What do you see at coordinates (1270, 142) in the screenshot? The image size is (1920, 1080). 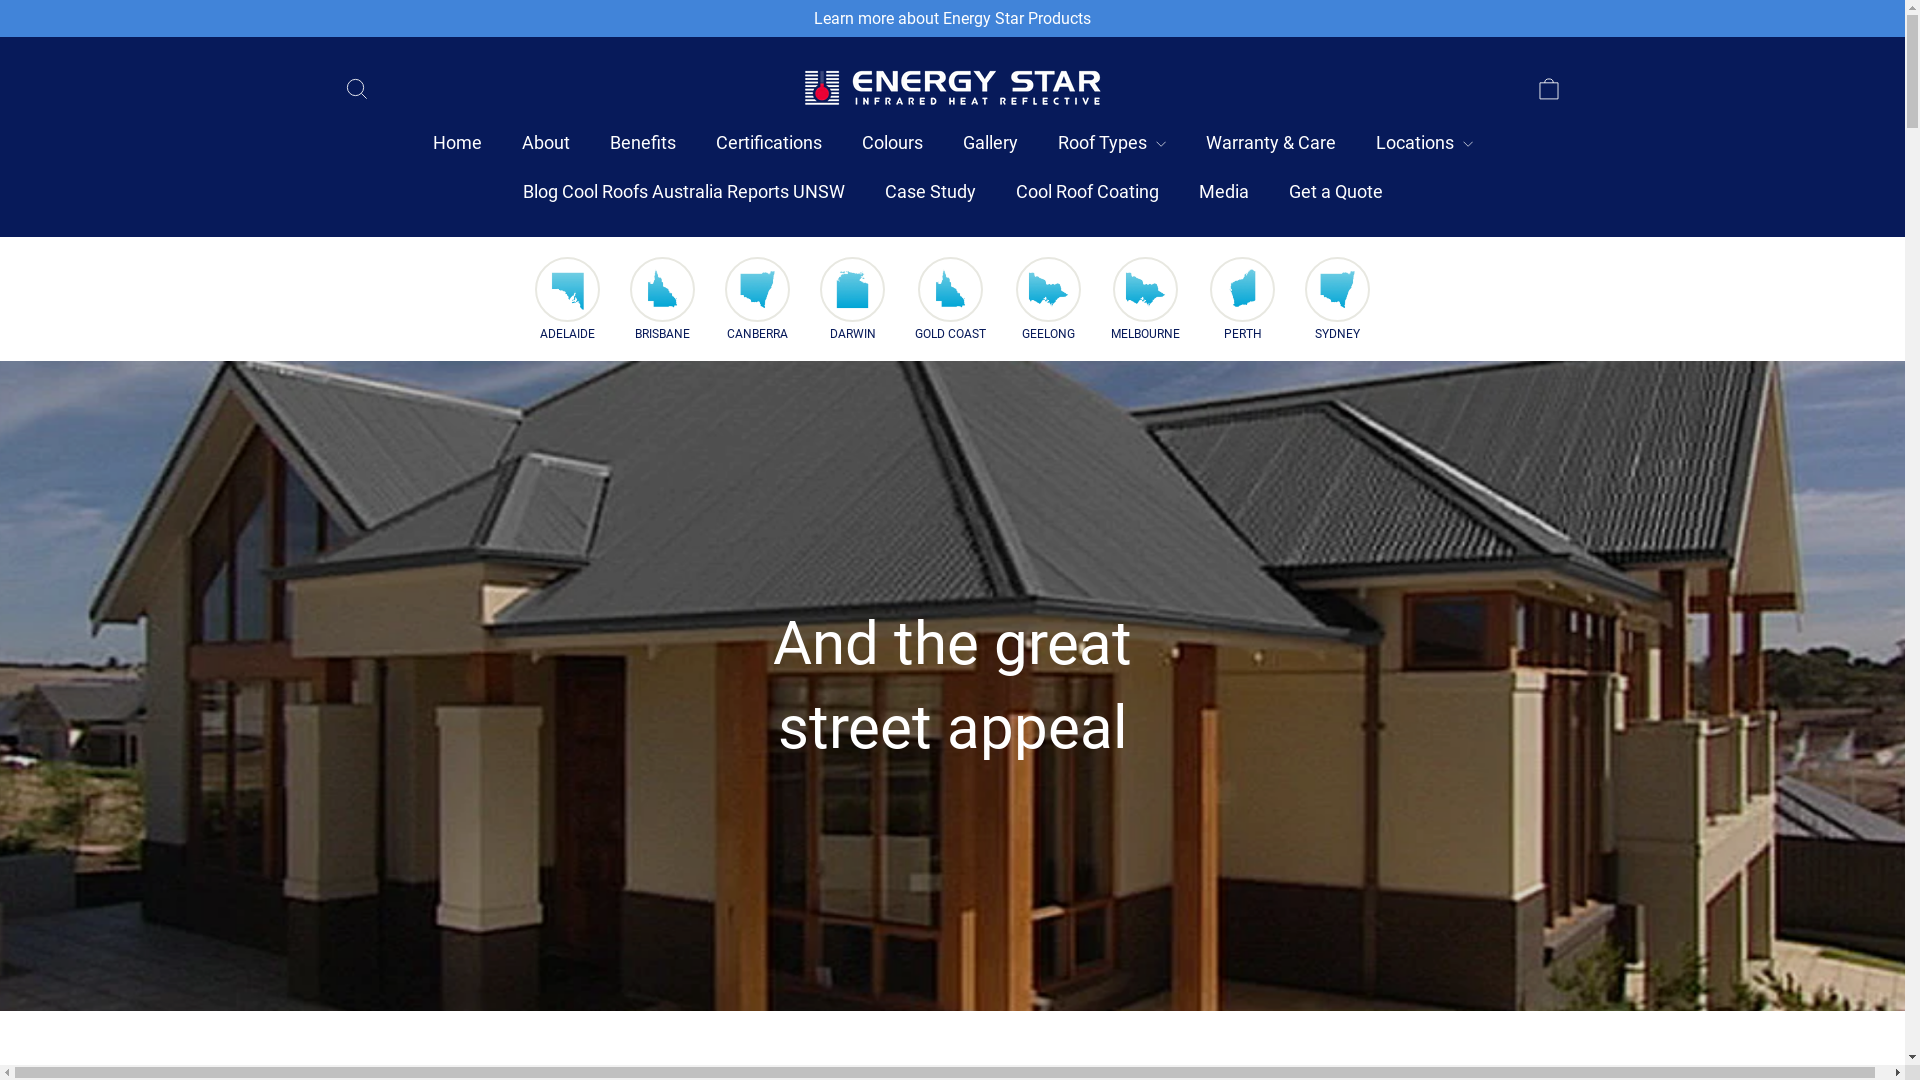 I see `'Warranty & Care'` at bounding box center [1270, 142].